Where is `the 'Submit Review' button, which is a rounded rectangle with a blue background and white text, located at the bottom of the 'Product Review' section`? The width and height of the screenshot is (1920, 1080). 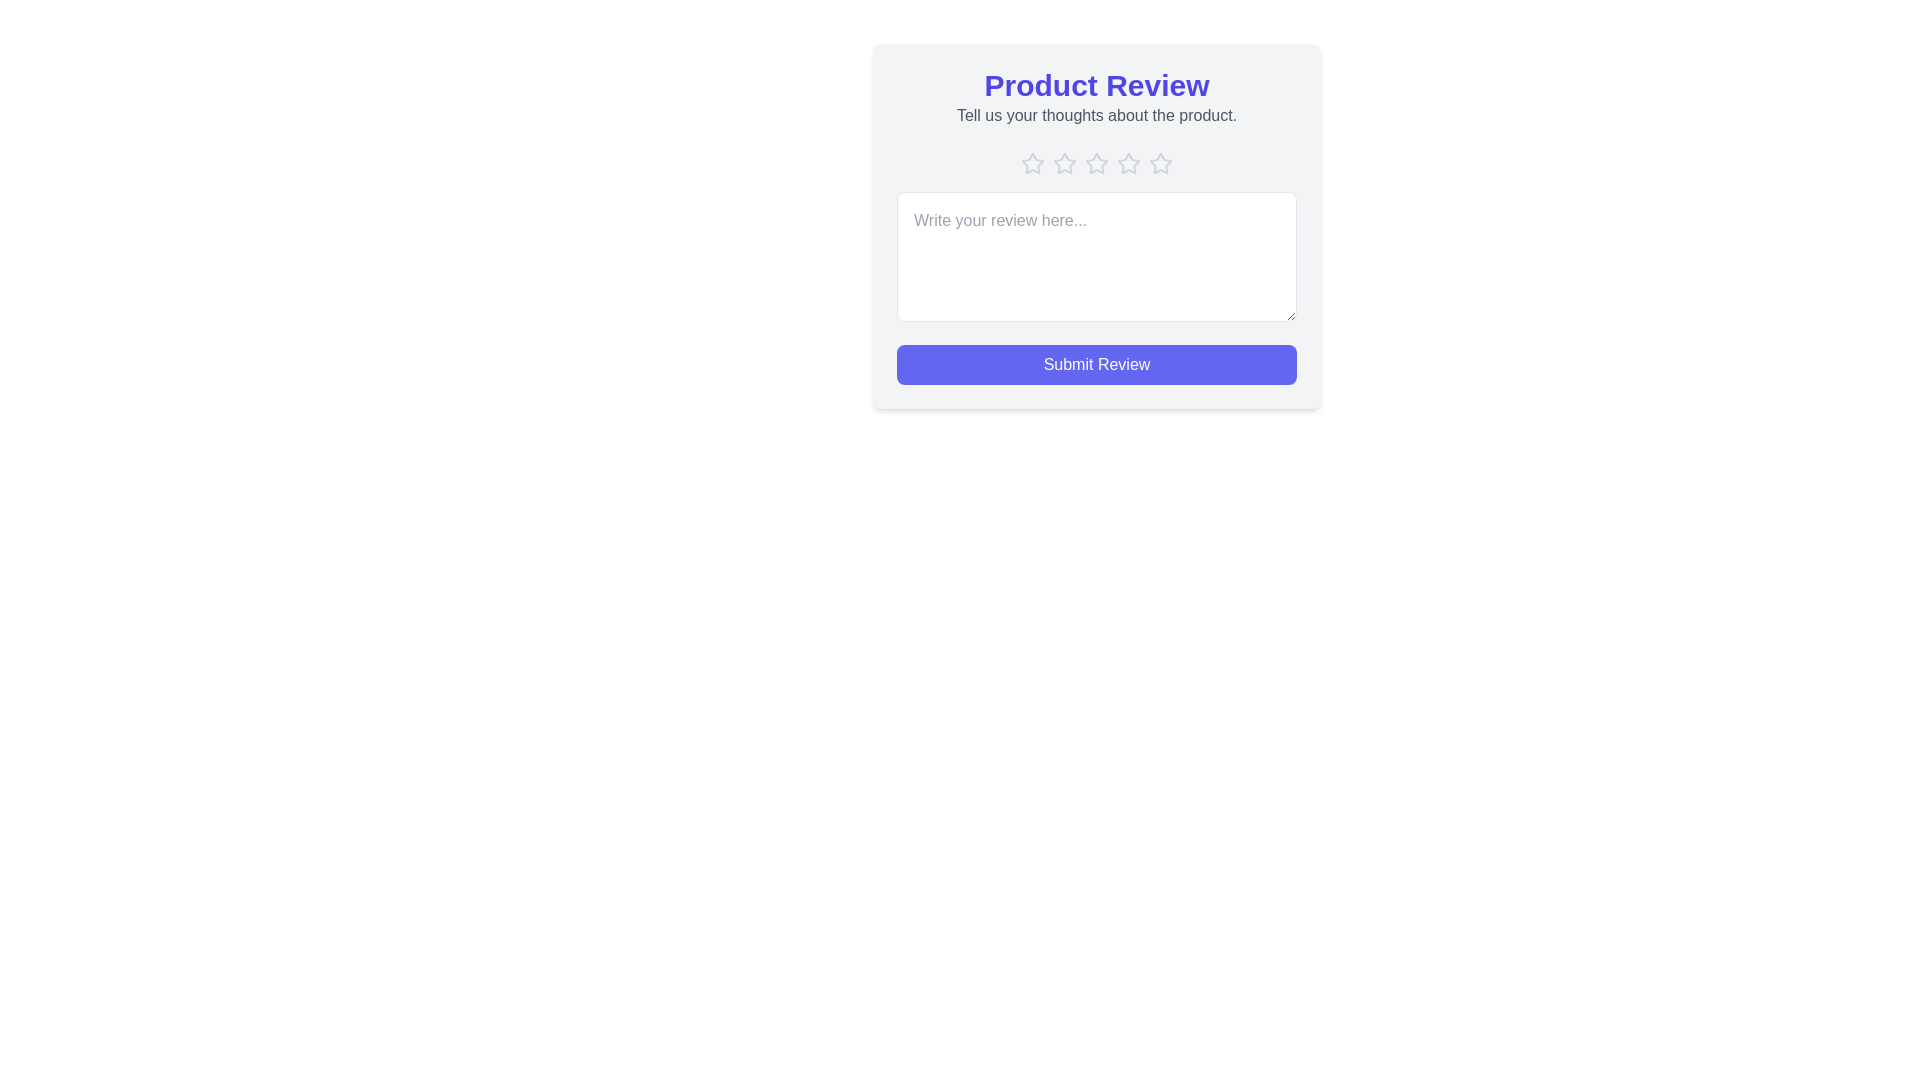
the 'Submit Review' button, which is a rounded rectangle with a blue background and white text, located at the bottom of the 'Product Review' section is located at coordinates (1096, 365).